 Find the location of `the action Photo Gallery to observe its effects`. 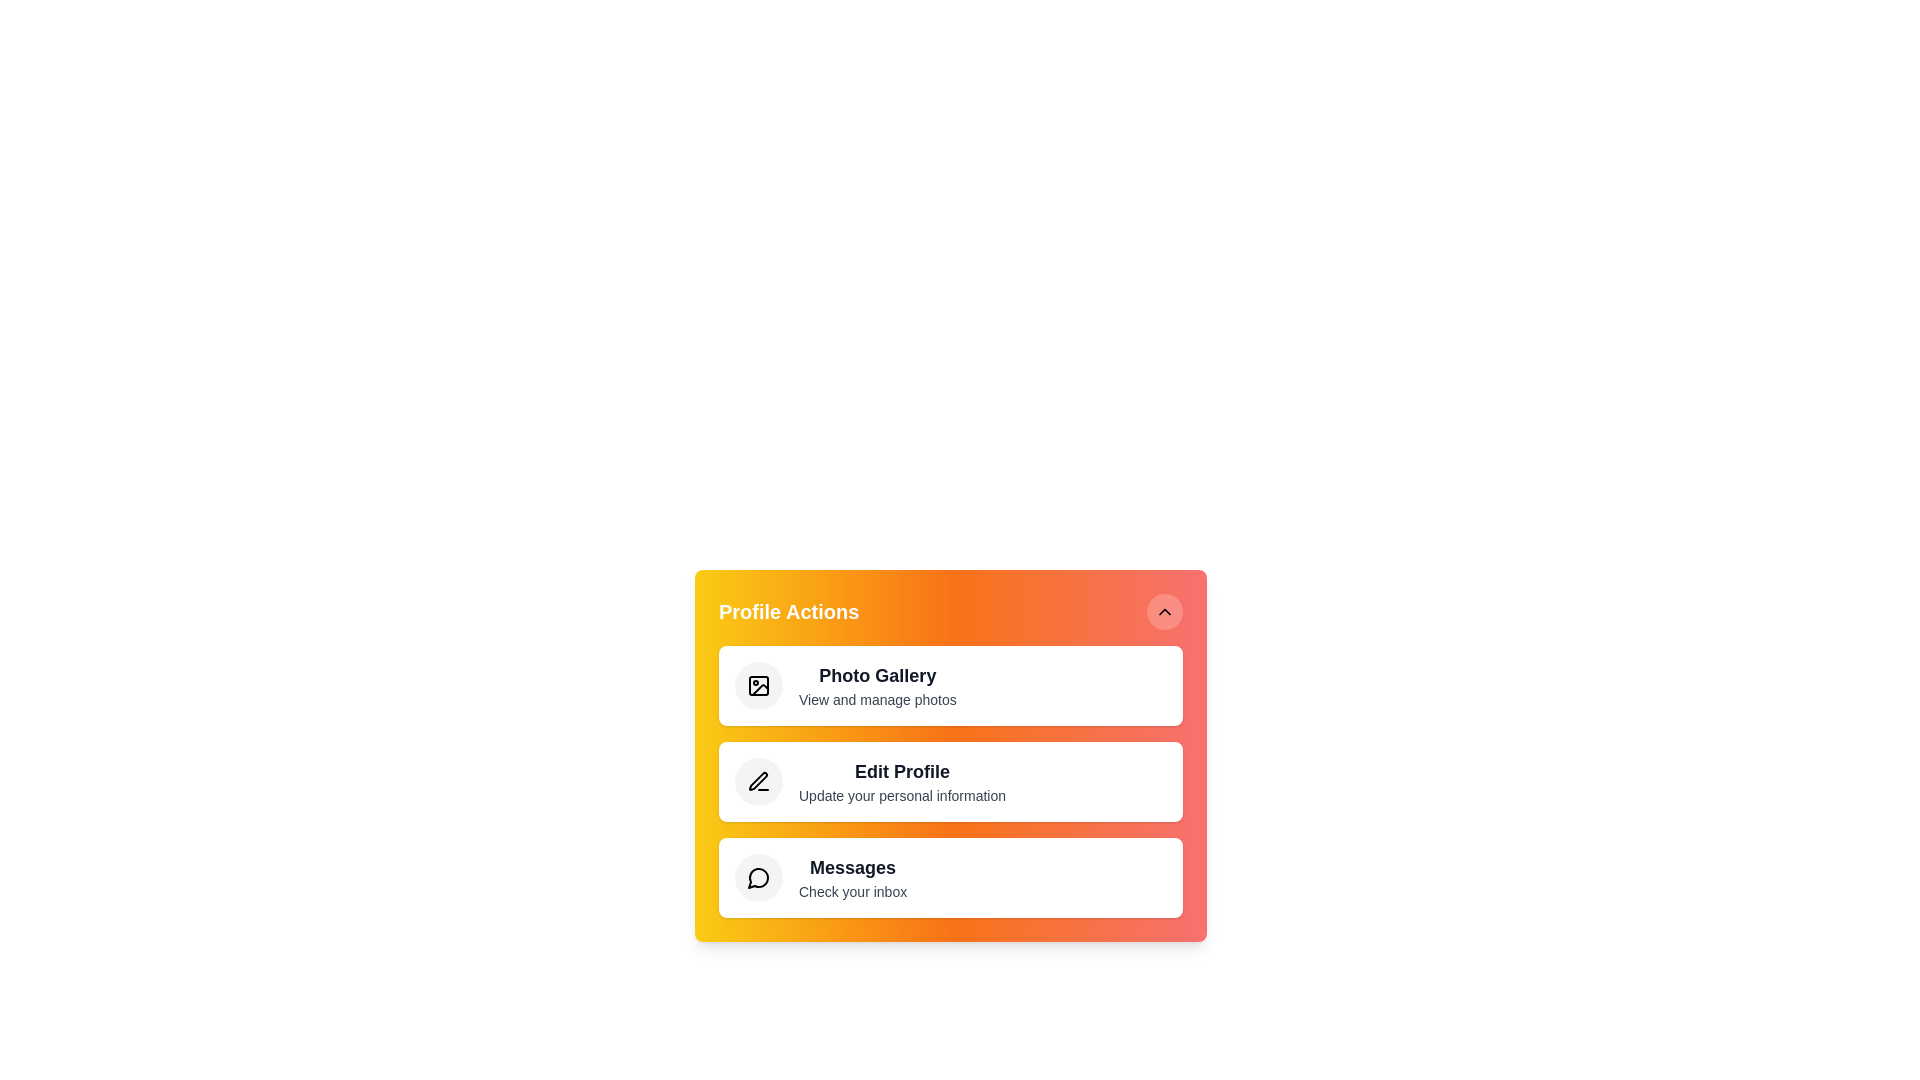

the action Photo Gallery to observe its effects is located at coordinates (757, 685).